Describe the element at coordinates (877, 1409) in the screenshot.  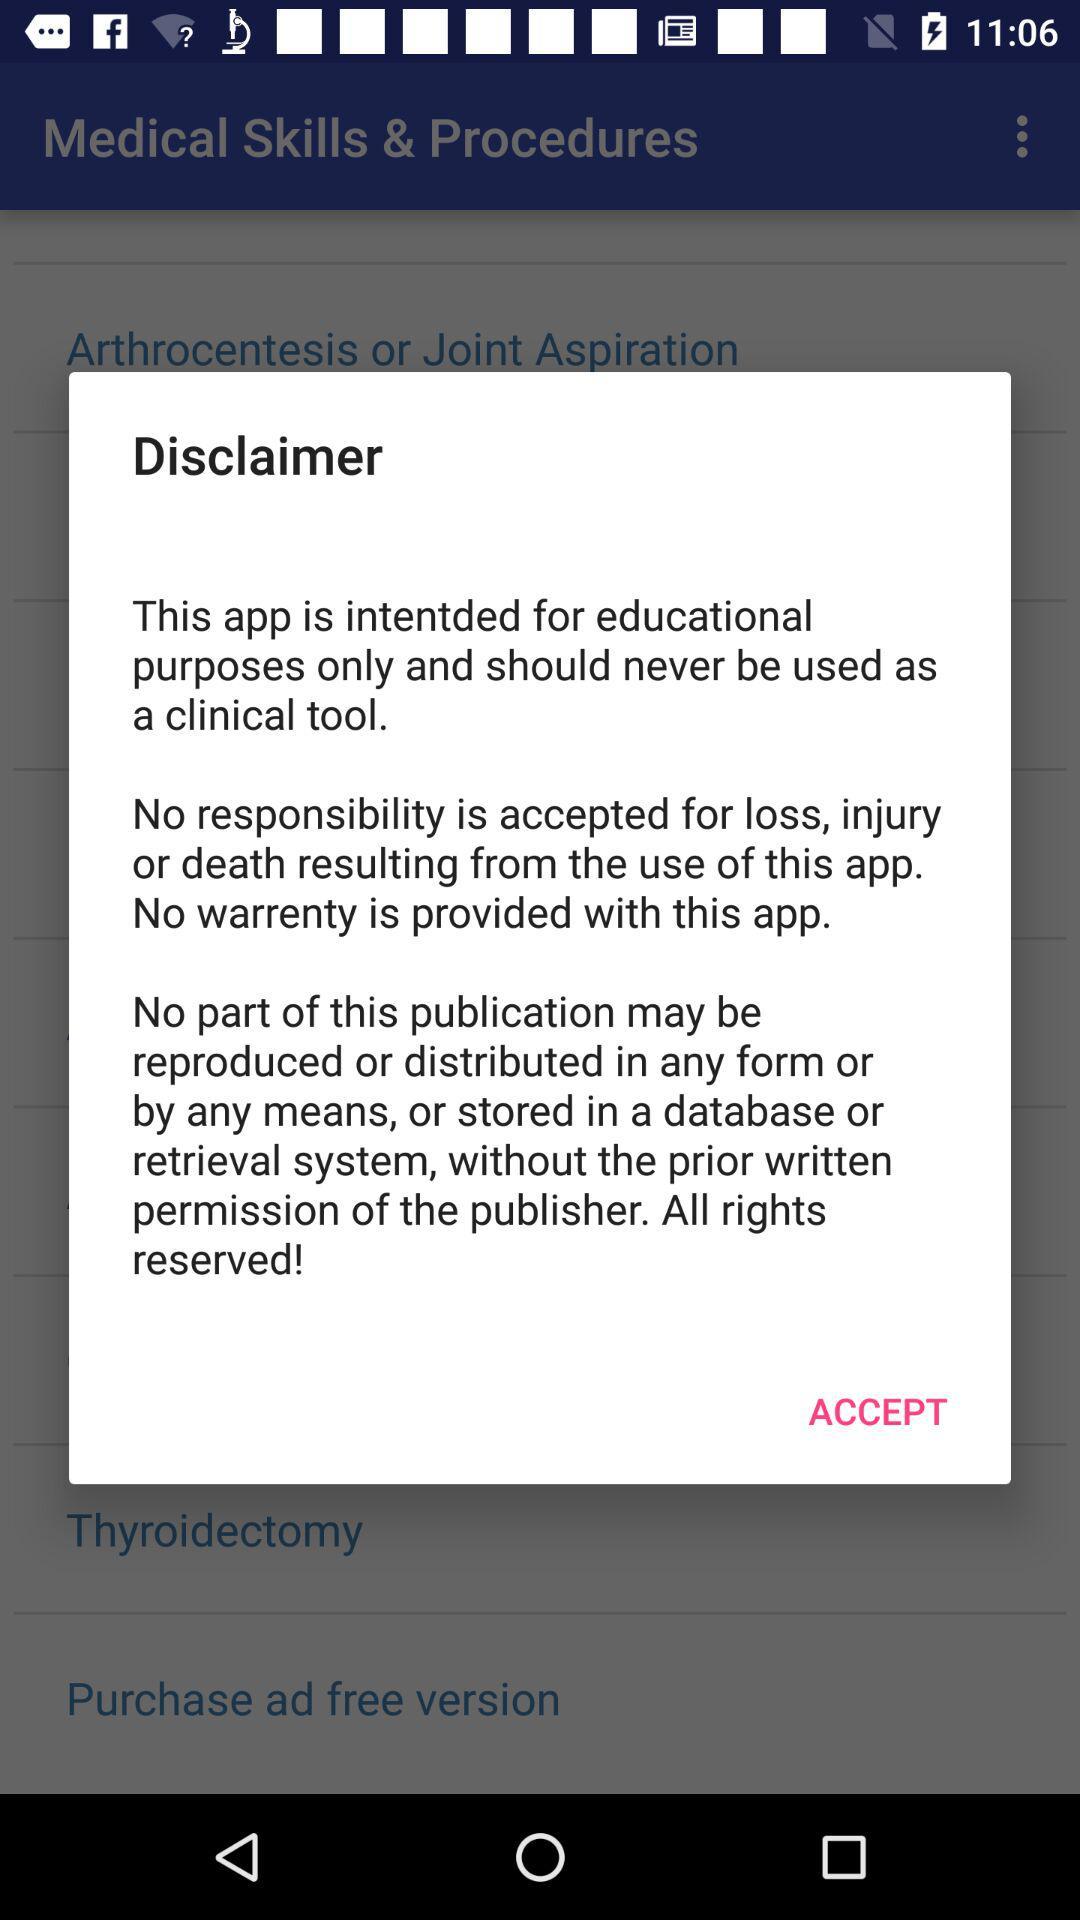
I see `accept item` at that location.